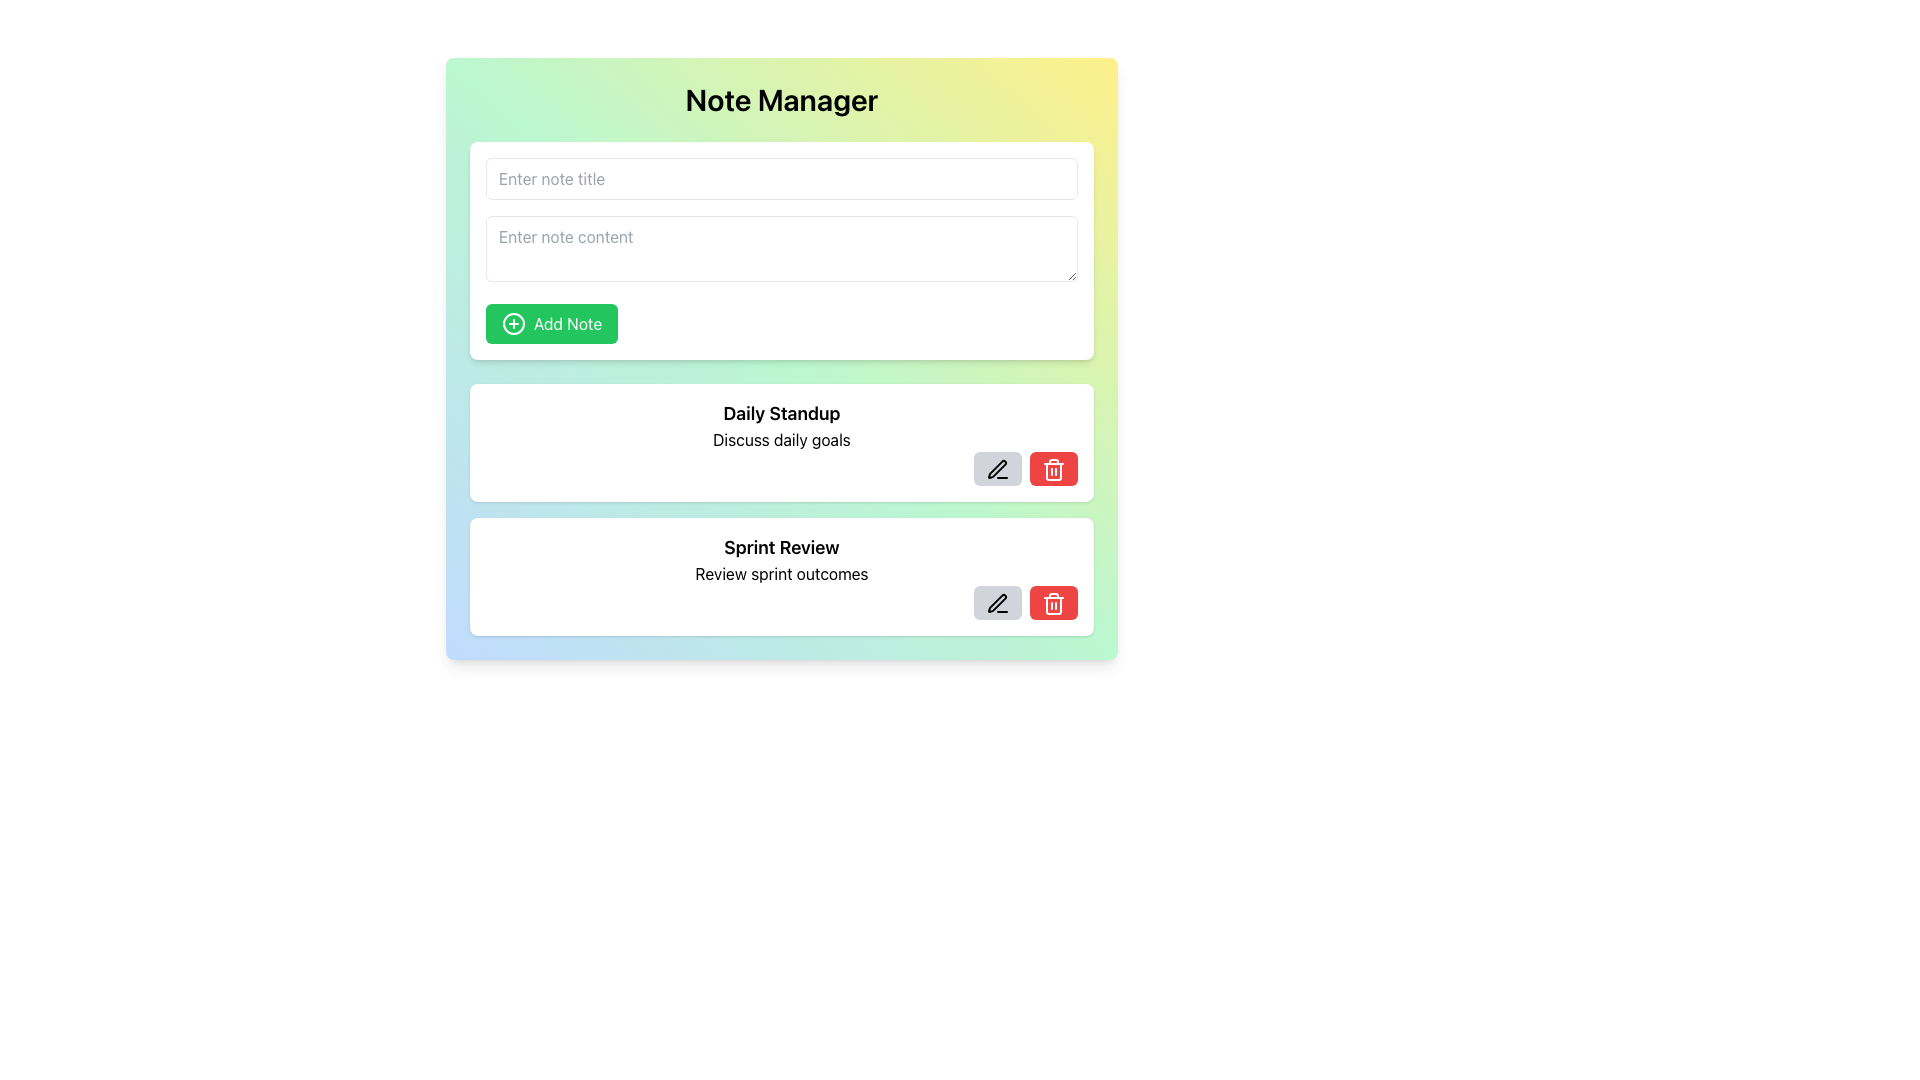 The height and width of the screenshot is (1080, 1920). I want to click on the interactive note block titled 'Daily Standup', so click(781, 441).